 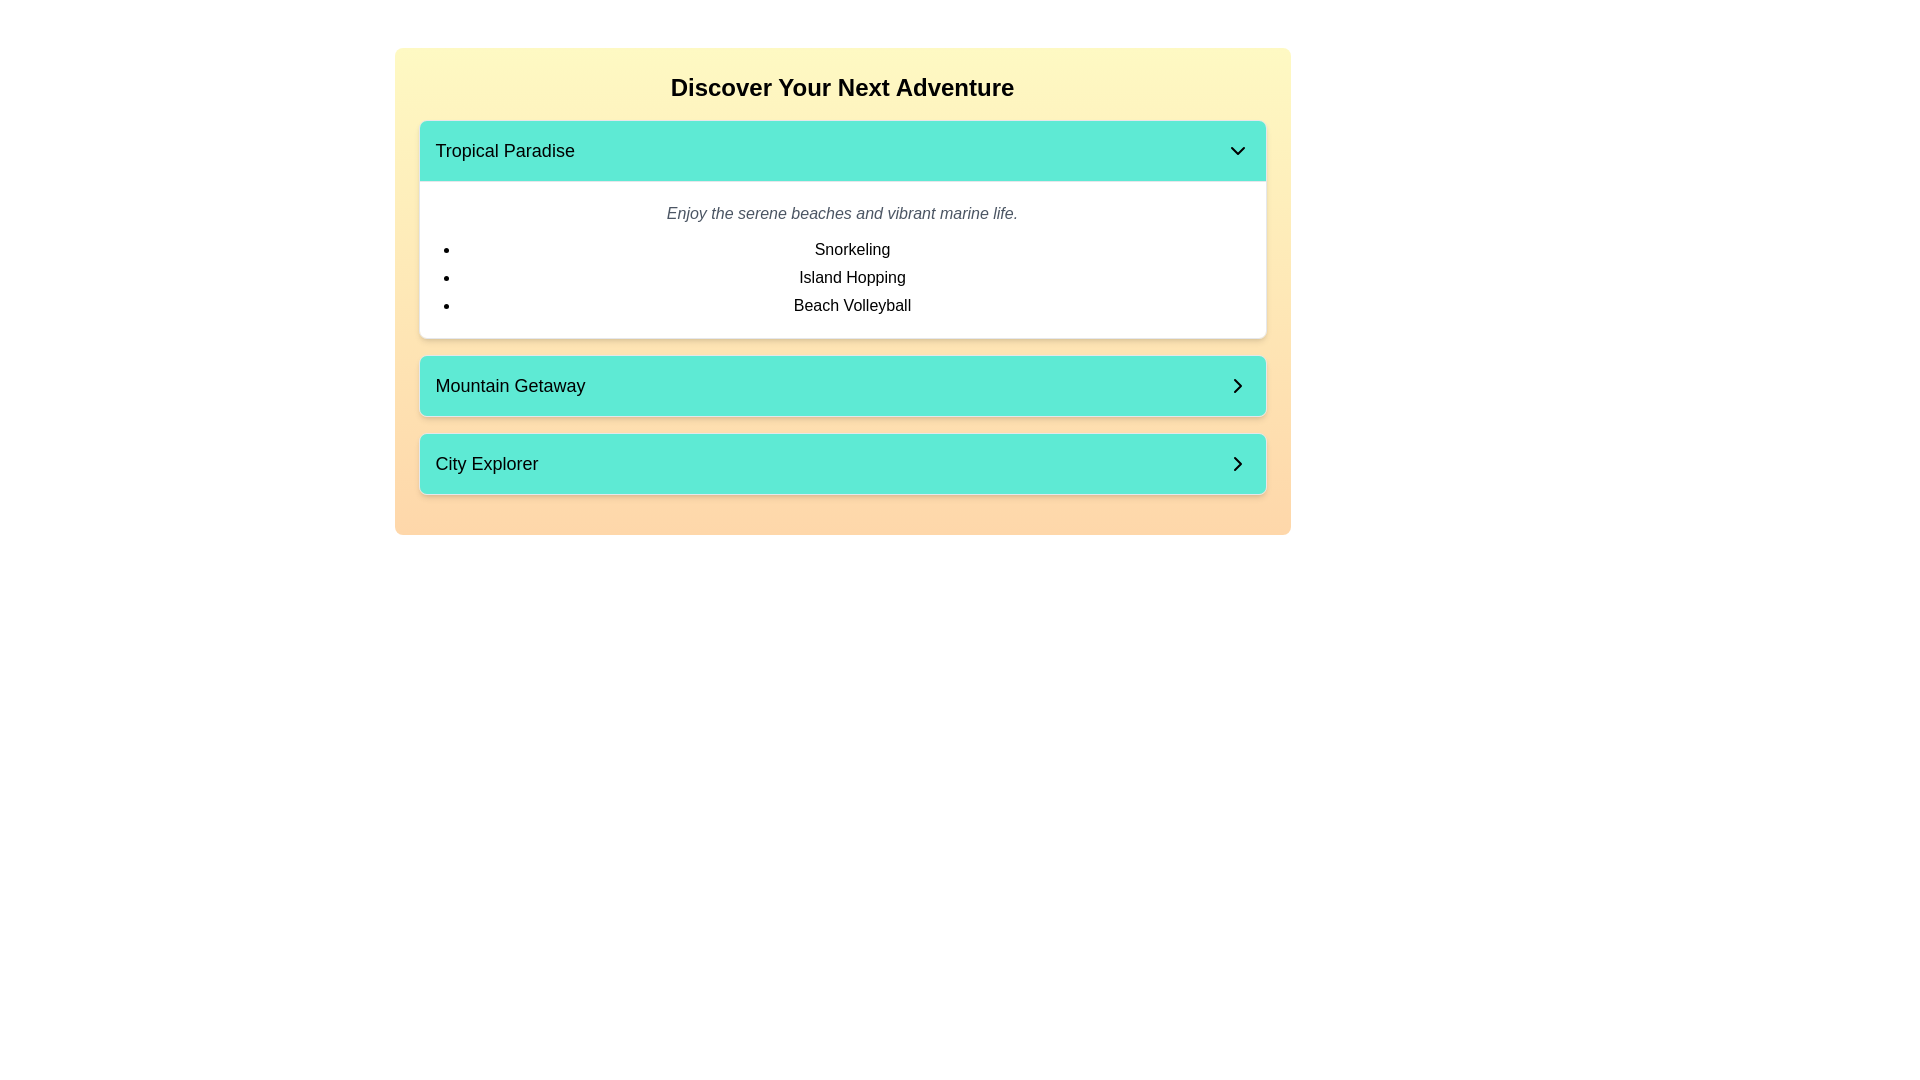 I want to click on the 'Mountain Getaway' button, which is the second item in the vertical list within the 'Discover Your Next Adventure' card component, so click(x=842, y=385).